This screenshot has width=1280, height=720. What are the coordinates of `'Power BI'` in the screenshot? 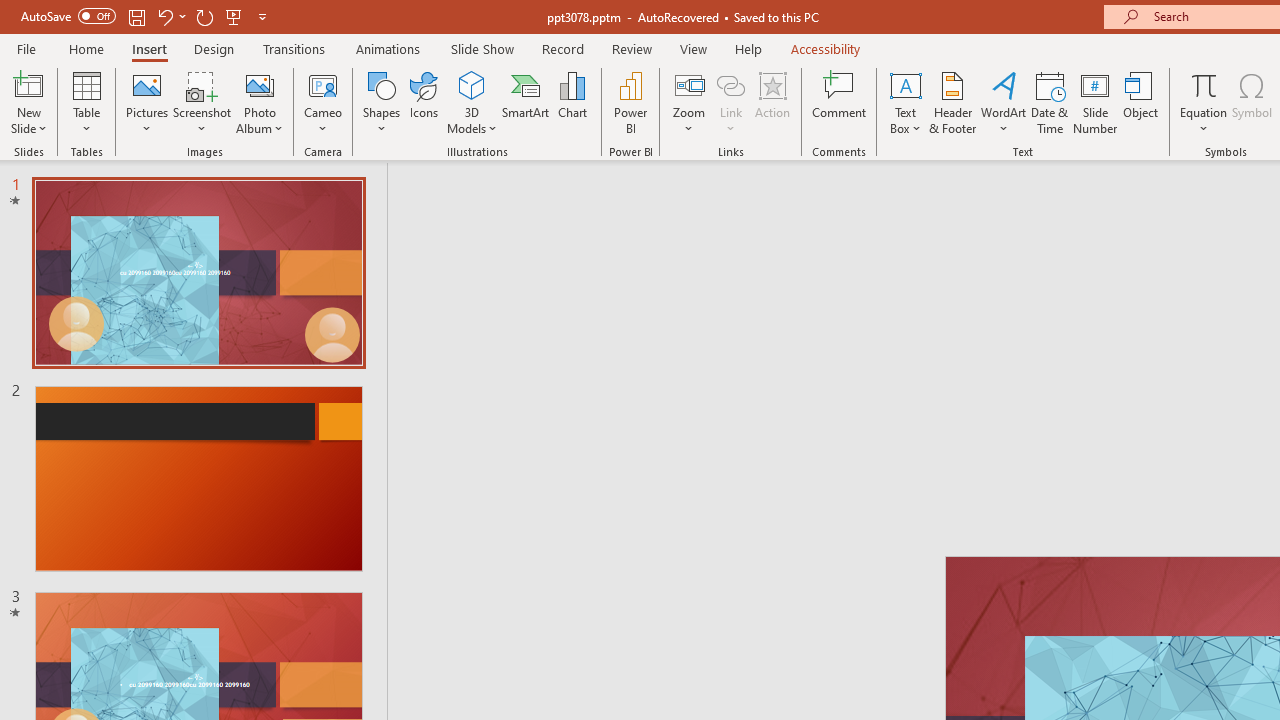 It's located at (630, 103).